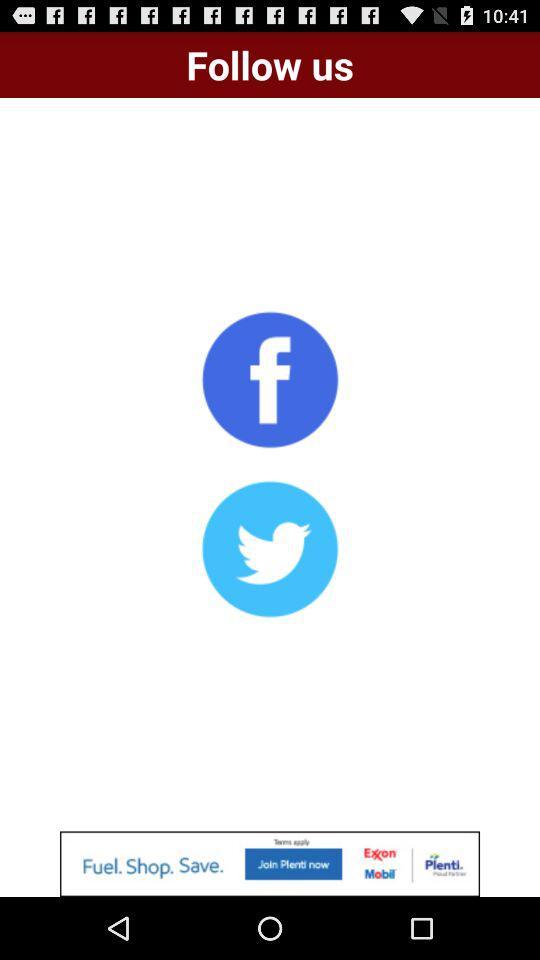 The height and width of the screenshot is (960, 540). What do you see at coordinates (270, 863) in the screenshot?
I see `for advertisement` at bounding box center [270, 863].